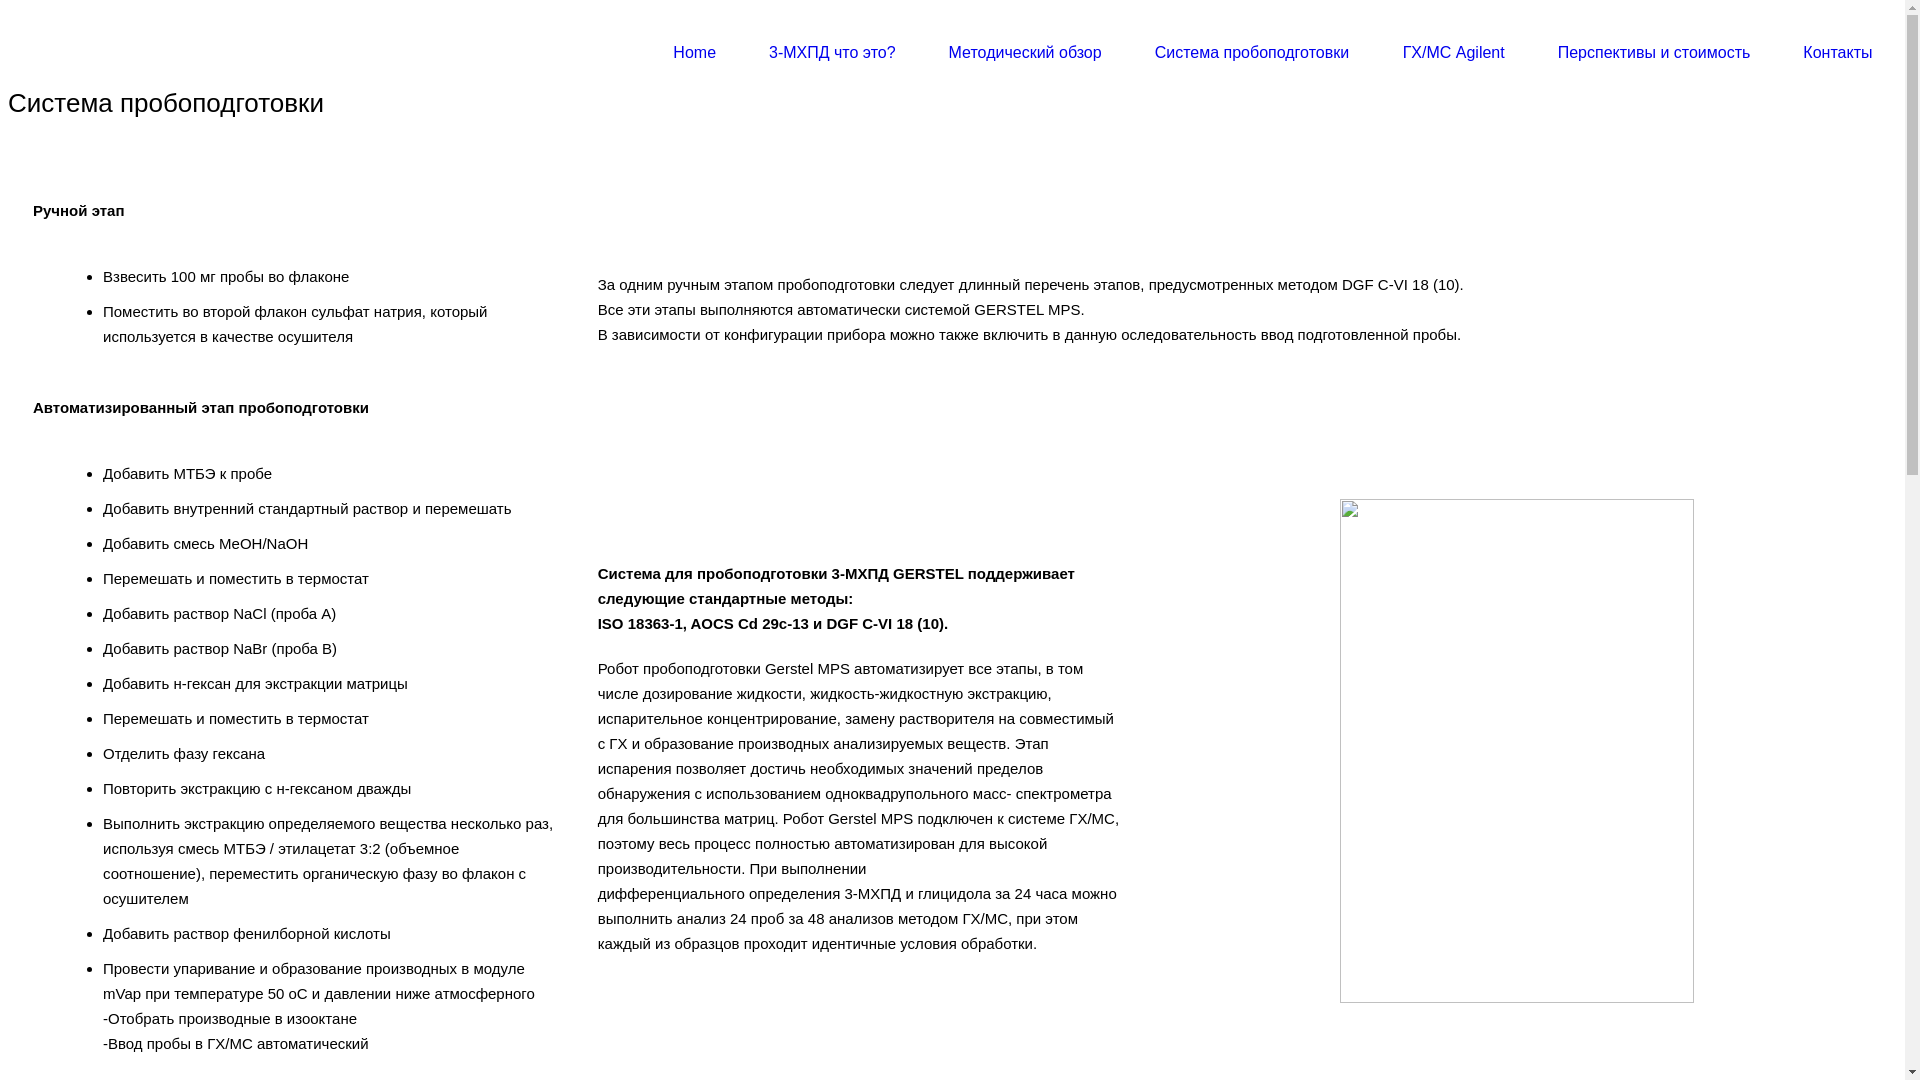 Image resolution: width=1920 pixels, height=1080 pixels. Describe the element at coordinates (648, 51) in the screenshot. I see `'Home'` at that location.